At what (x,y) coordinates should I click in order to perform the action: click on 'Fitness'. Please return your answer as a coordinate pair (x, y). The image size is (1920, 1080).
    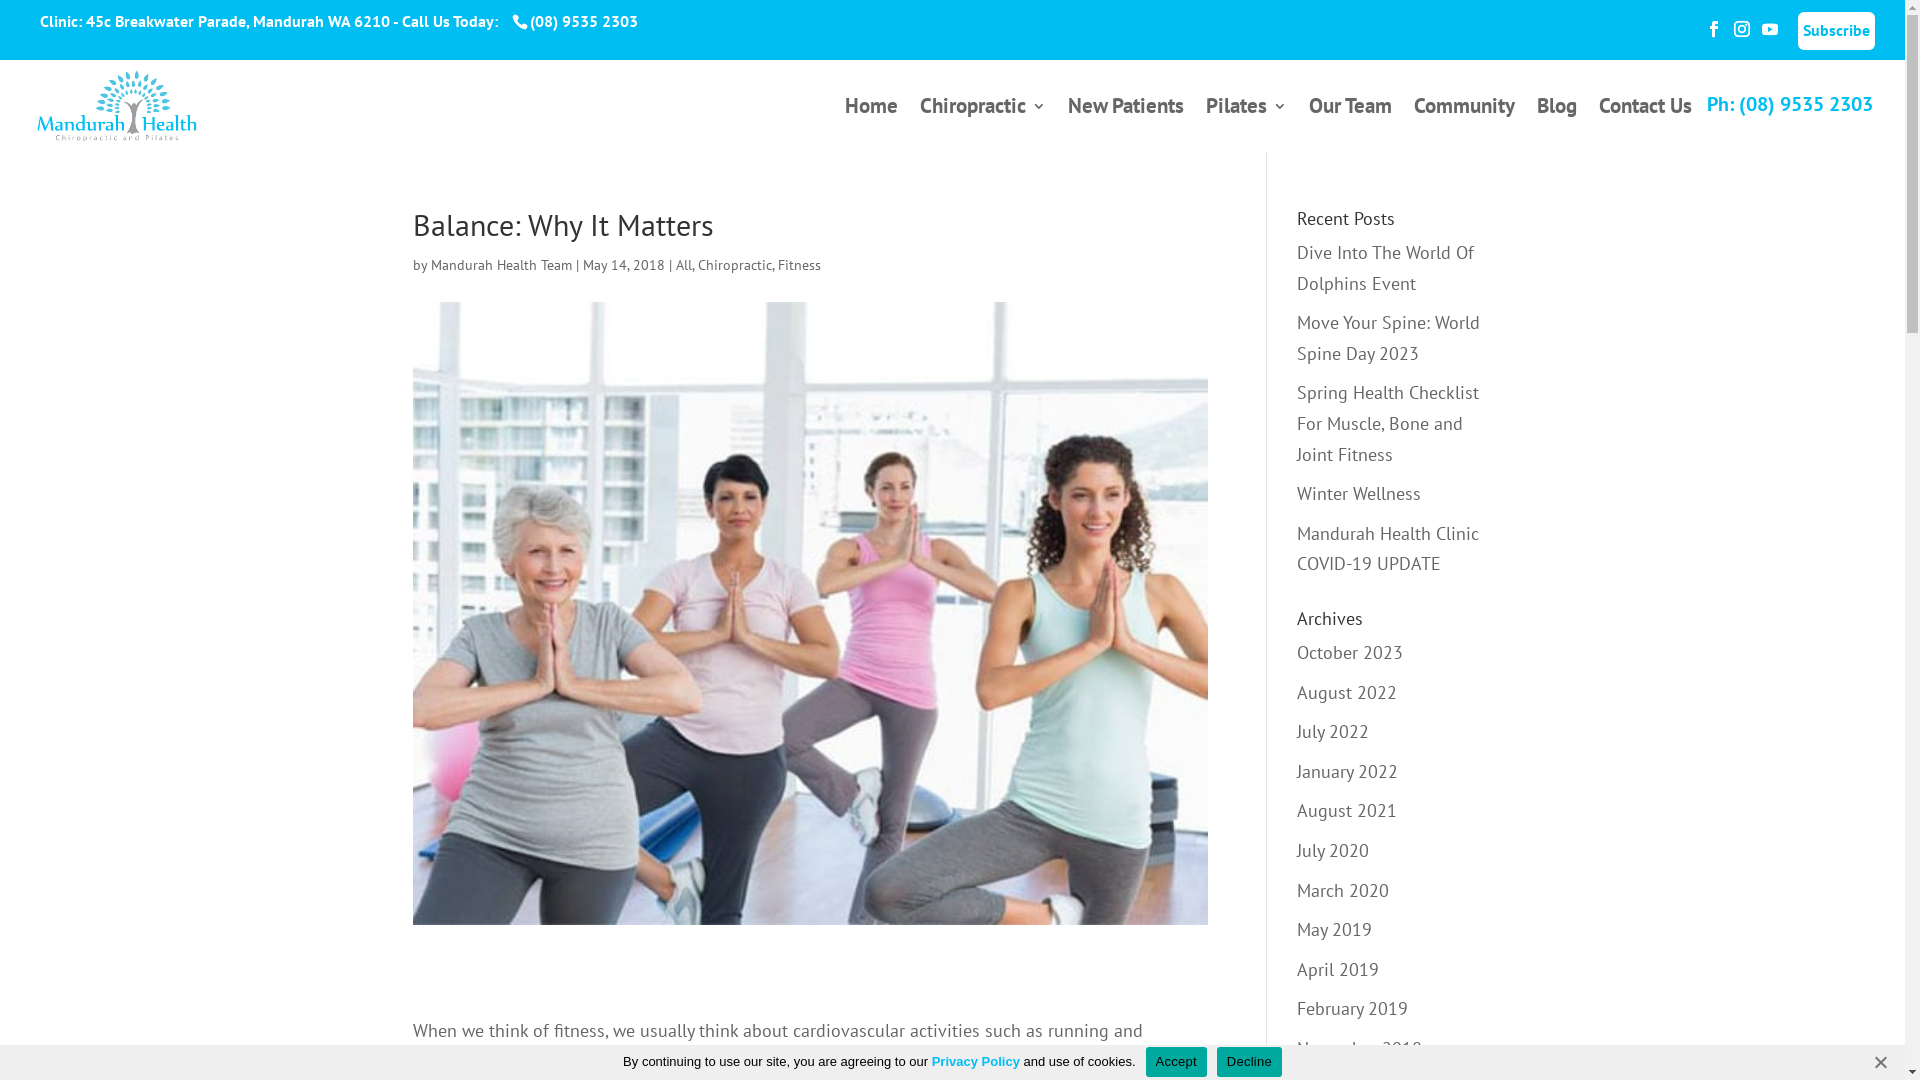
    Looking at the image, I should click on (798, 264).